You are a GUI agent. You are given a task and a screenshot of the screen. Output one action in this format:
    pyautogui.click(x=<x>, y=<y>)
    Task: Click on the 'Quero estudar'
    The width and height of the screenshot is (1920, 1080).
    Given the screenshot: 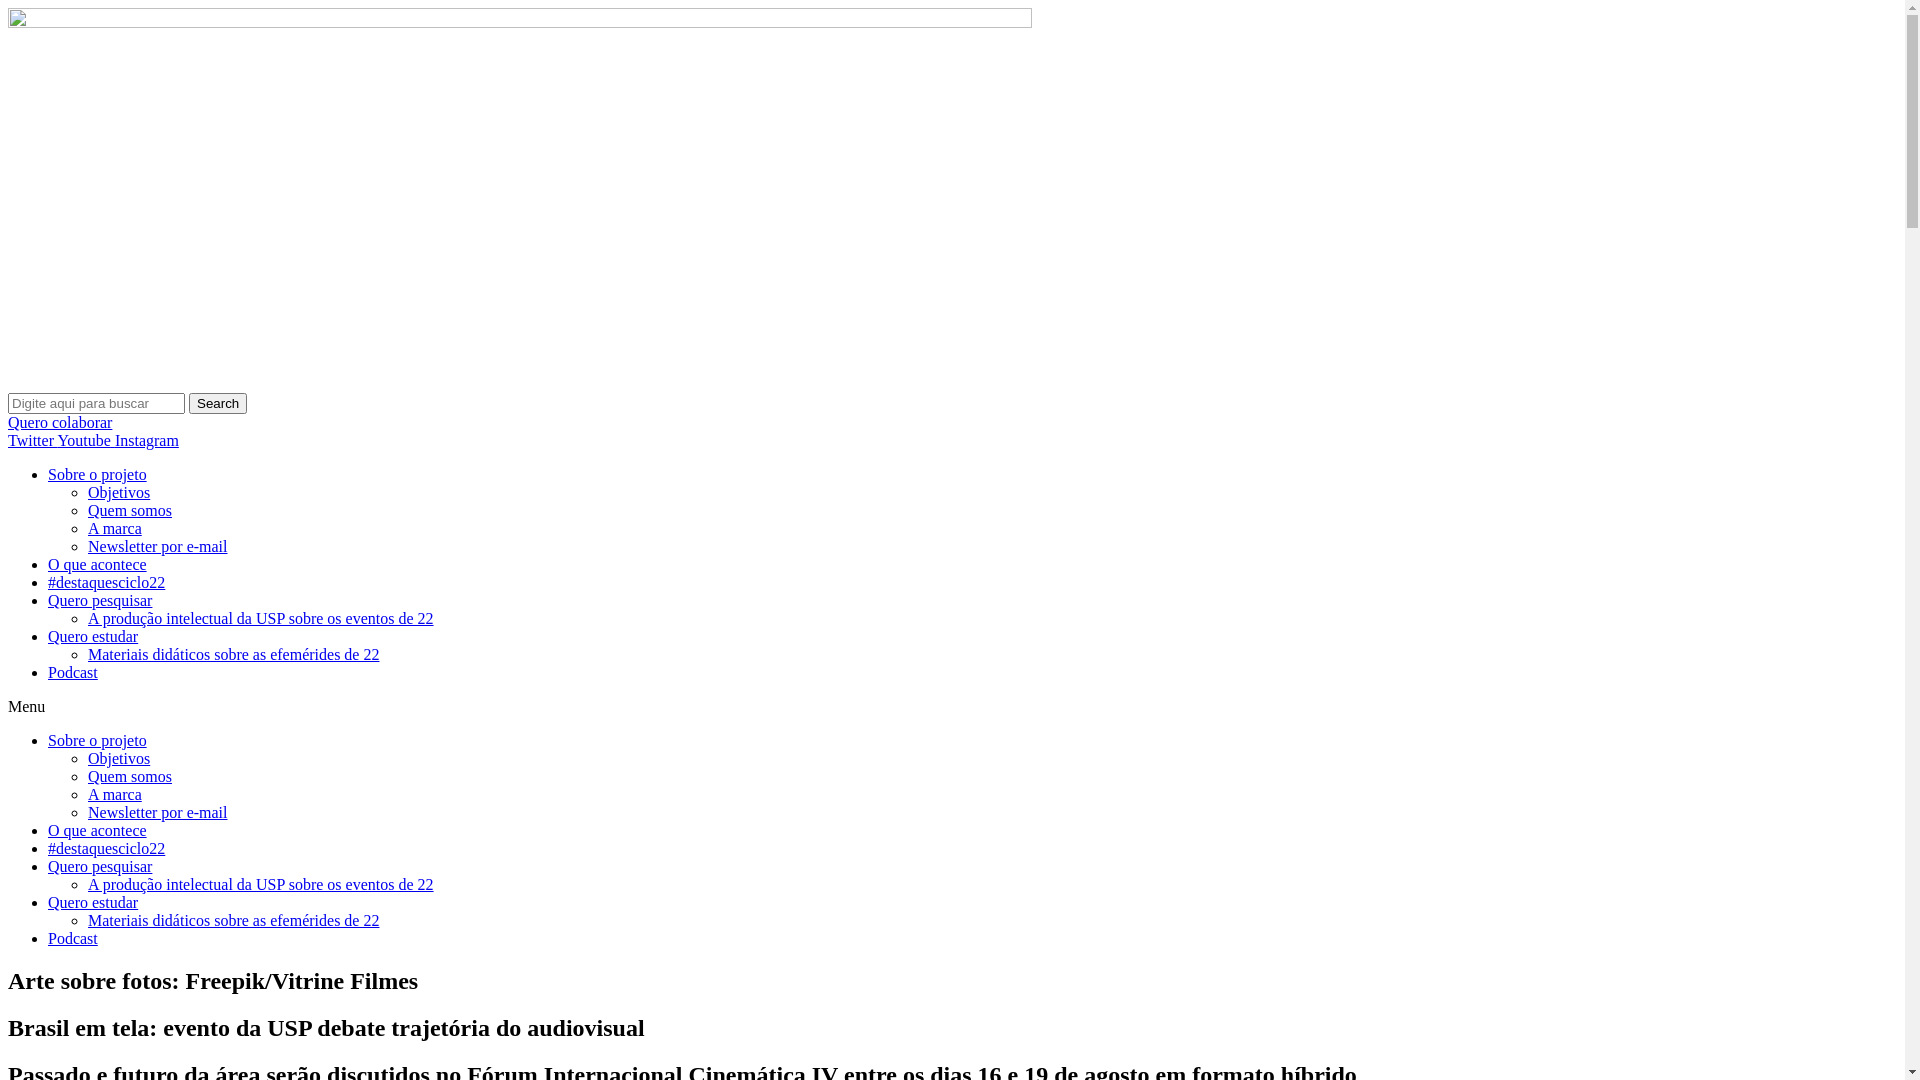 What is the action you would take?
    pyautogui.click(x=91, y=902)
    